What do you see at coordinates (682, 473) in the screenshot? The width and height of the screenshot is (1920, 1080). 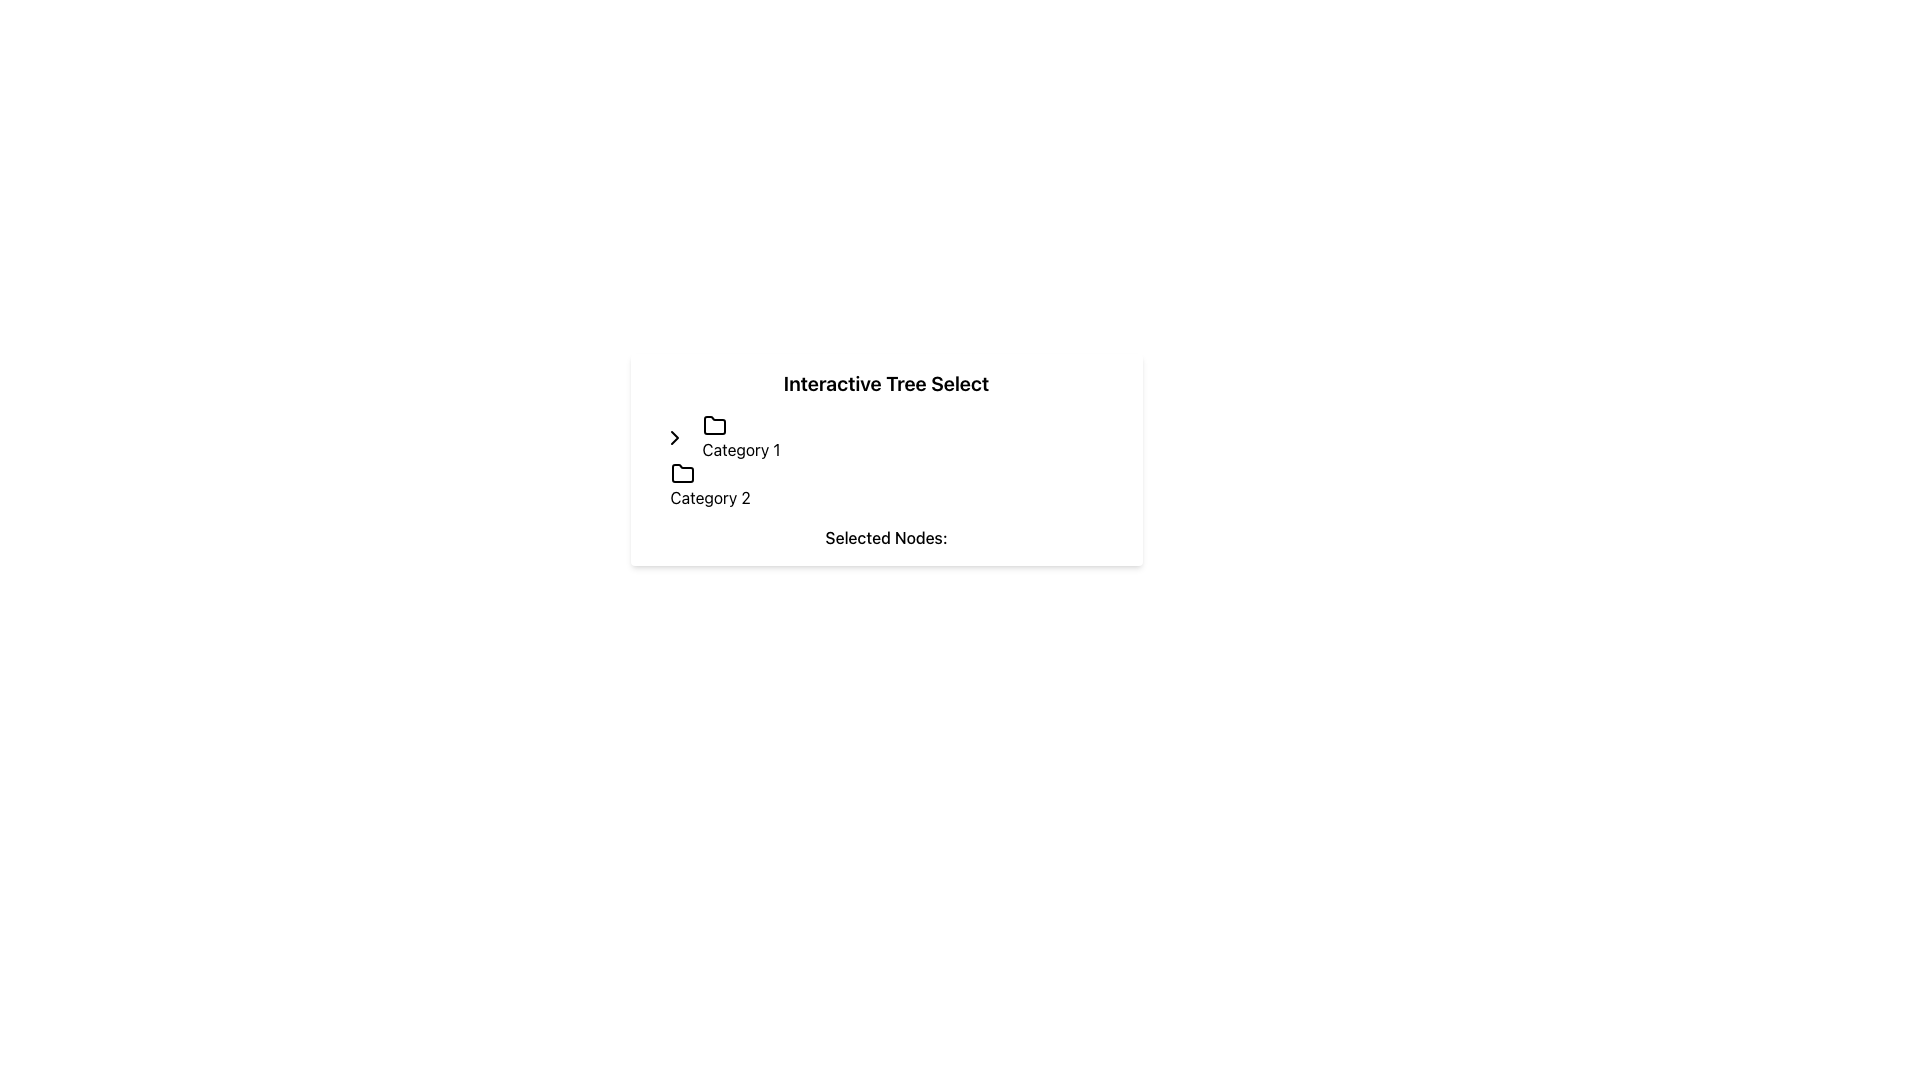 I see `the second folder icon labeled 'Category 2' in the 'Interactive Tree Select' section` at bounding box center [682, 473].